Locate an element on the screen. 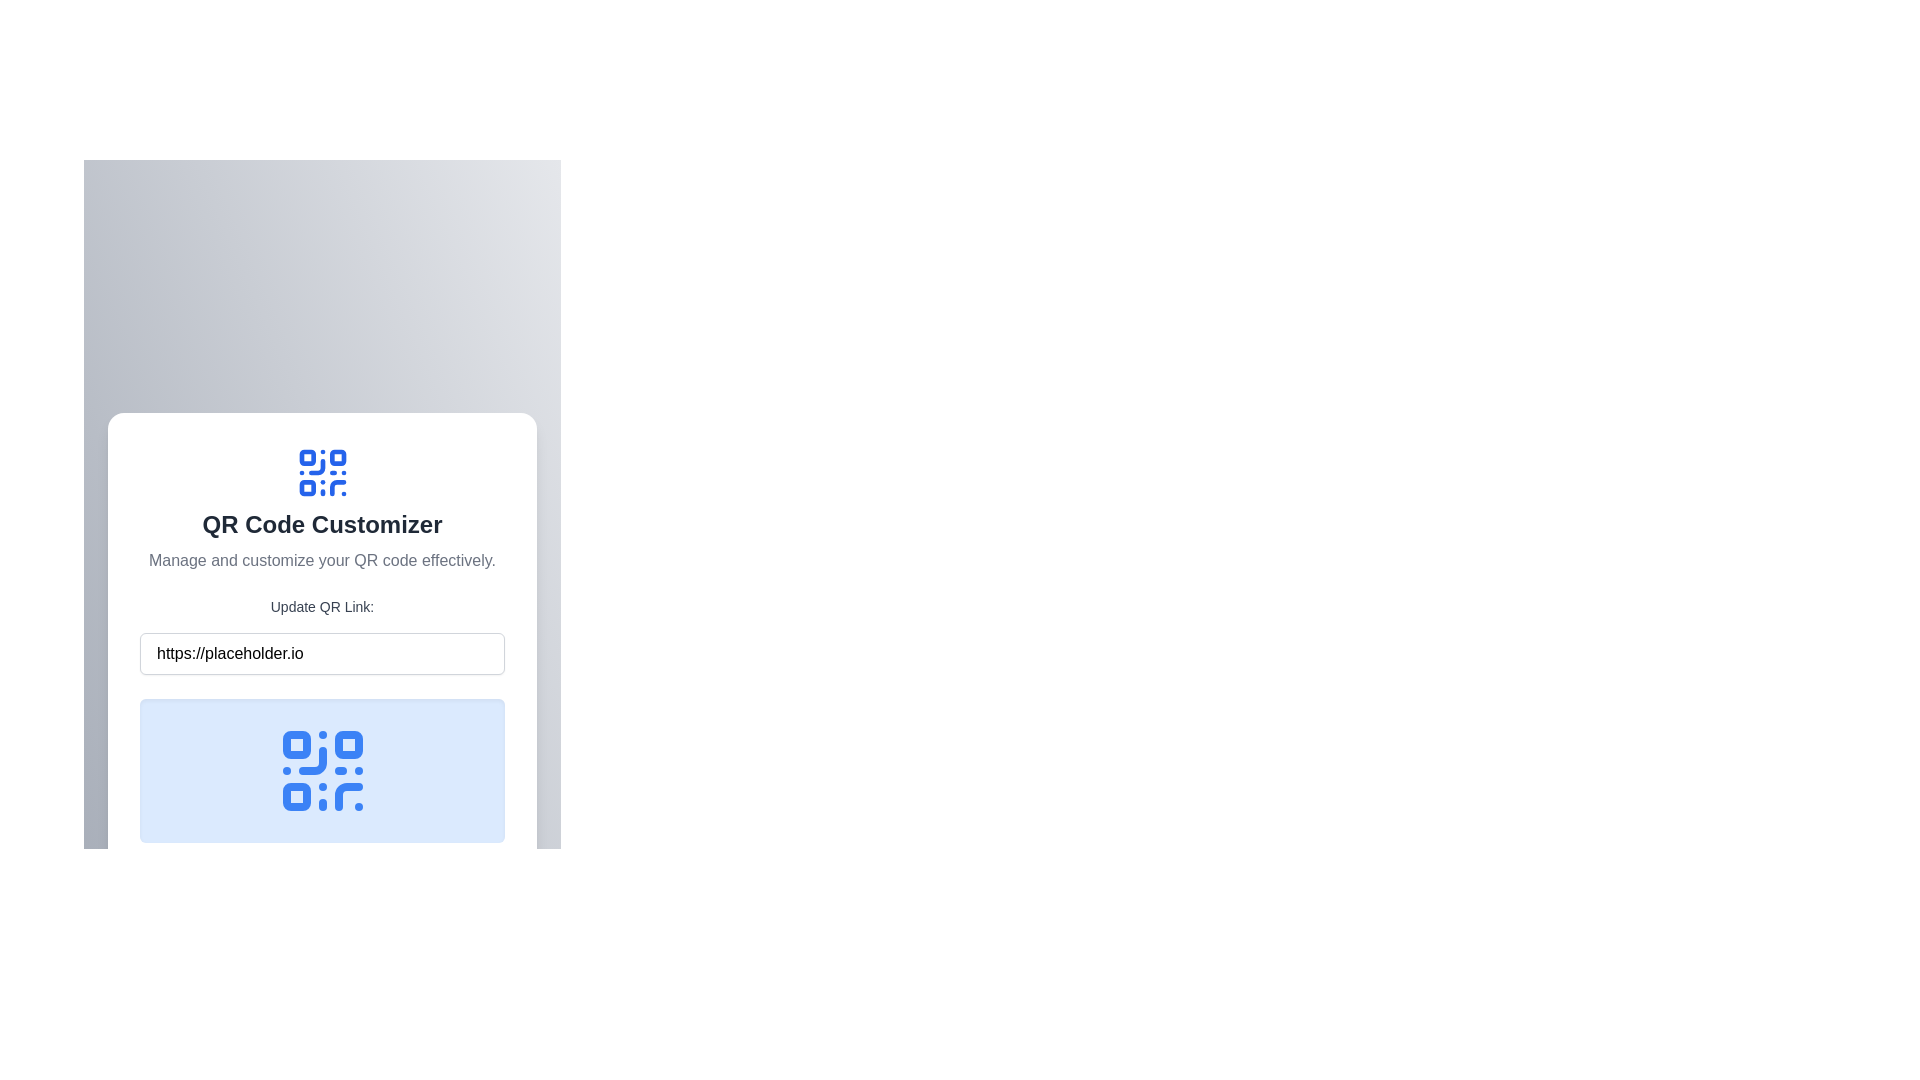  the stylized blue QR code icon located centrally at the top of the content card, above the title 'QR Code Customizer' is located at coordinates (322, 473).